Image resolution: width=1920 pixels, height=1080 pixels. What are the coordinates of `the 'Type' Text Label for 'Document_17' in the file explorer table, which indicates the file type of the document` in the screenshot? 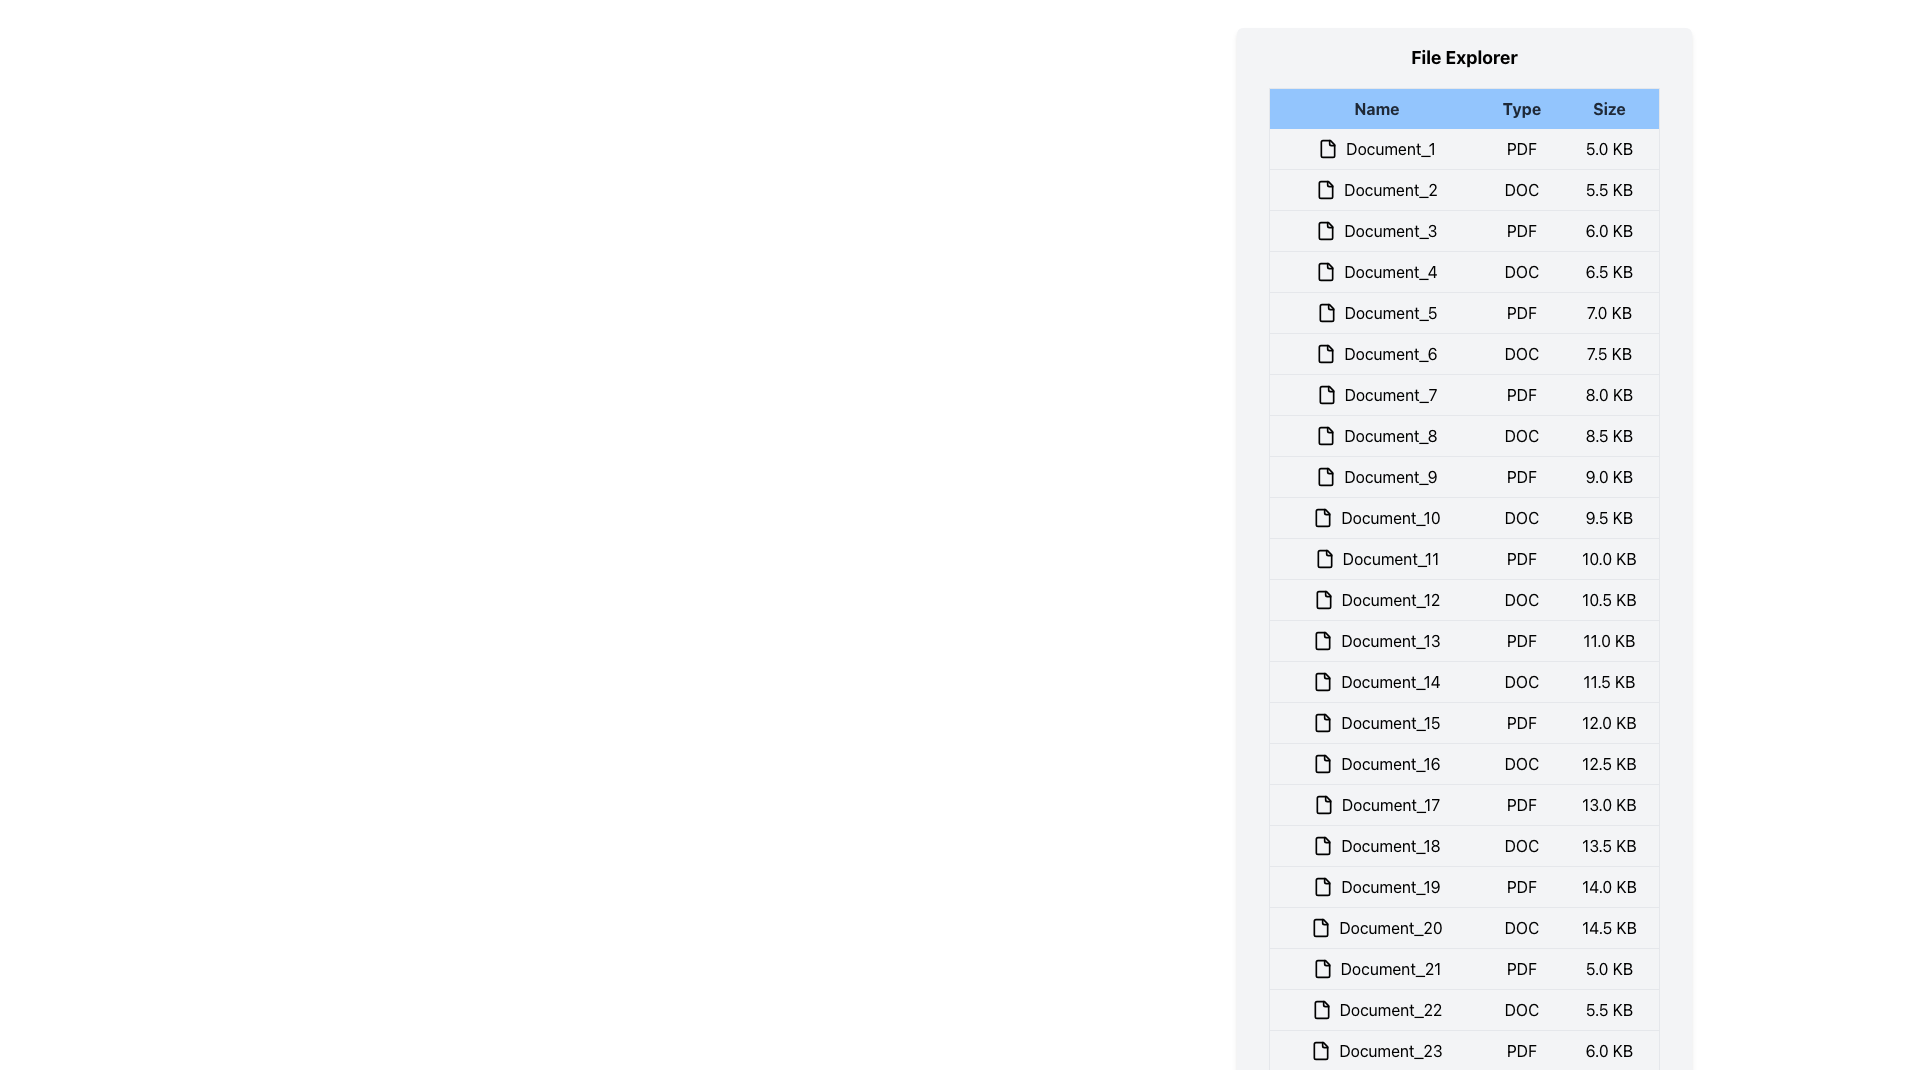 It's located at (1520, 804).